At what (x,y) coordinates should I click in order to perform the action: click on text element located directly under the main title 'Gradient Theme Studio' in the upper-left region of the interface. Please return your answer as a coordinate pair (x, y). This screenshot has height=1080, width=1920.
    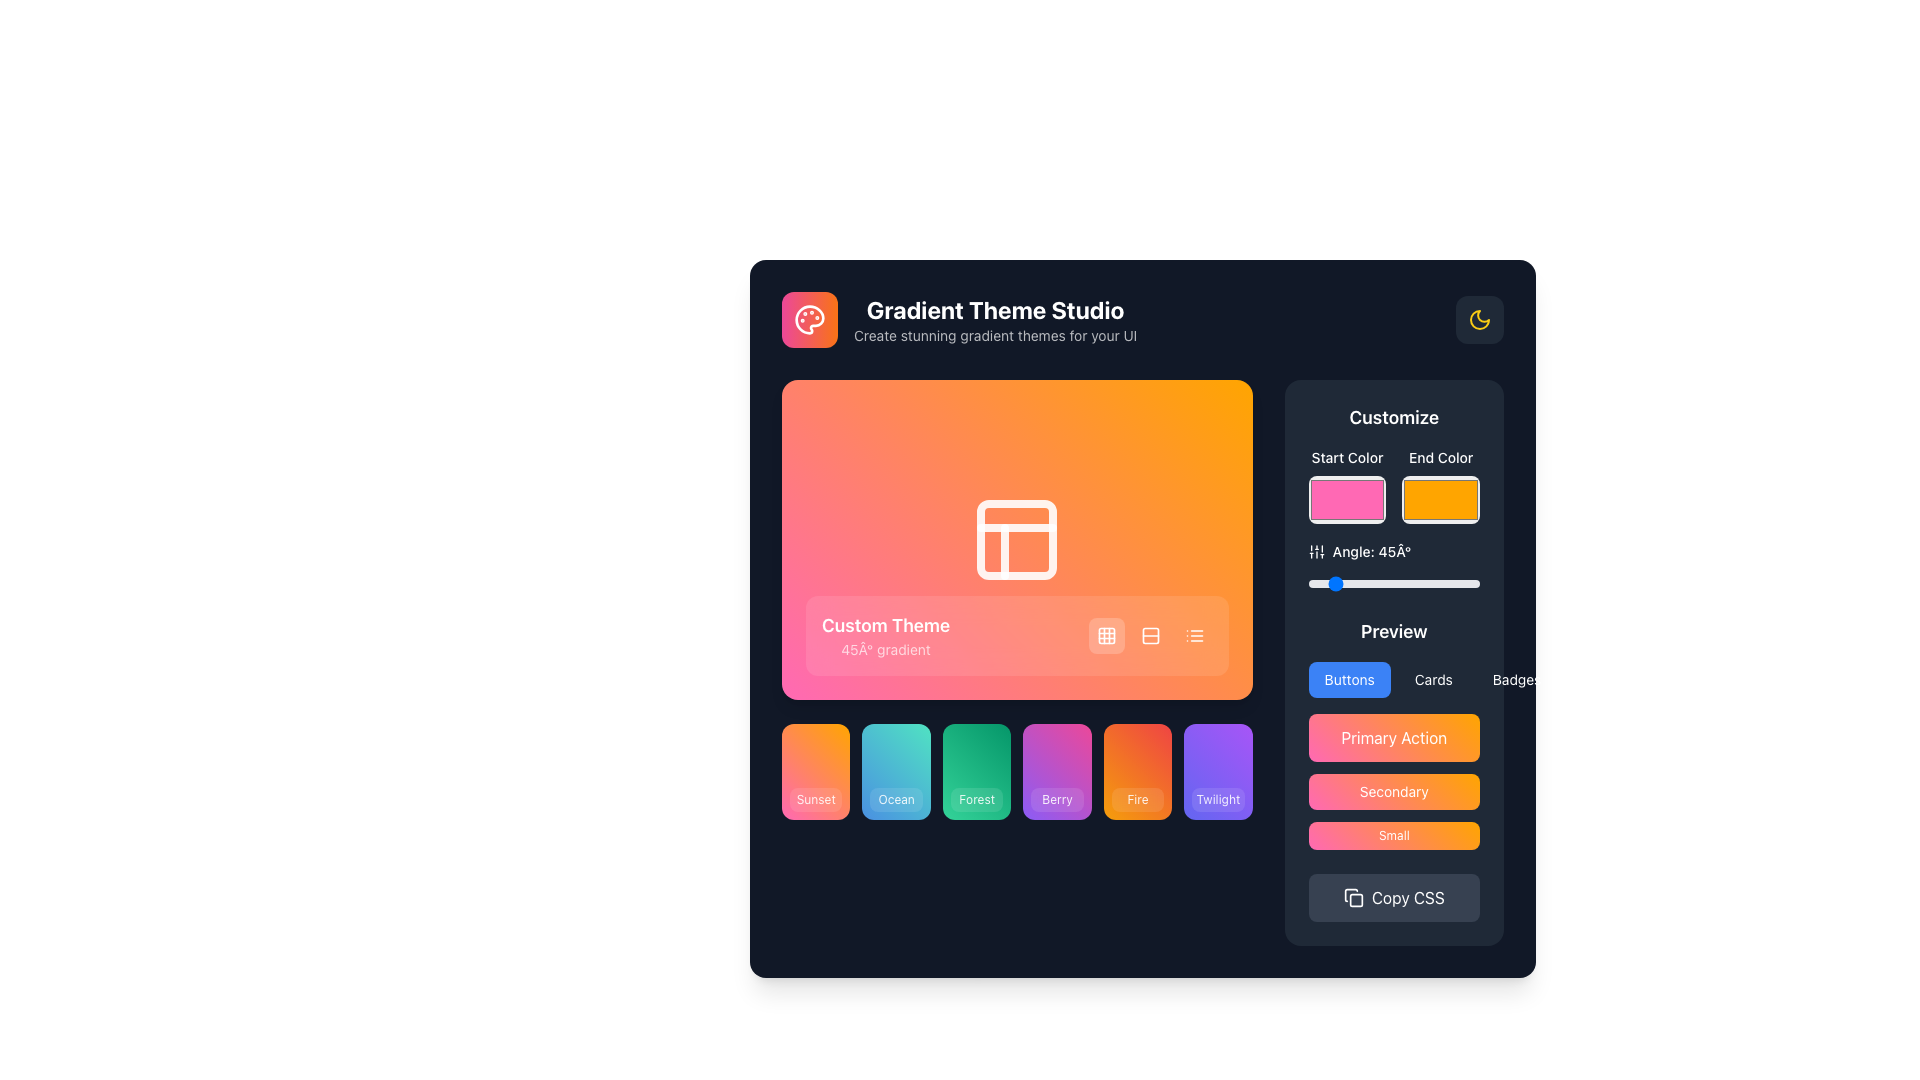
    Looking at the image, I should click on (995, 334).